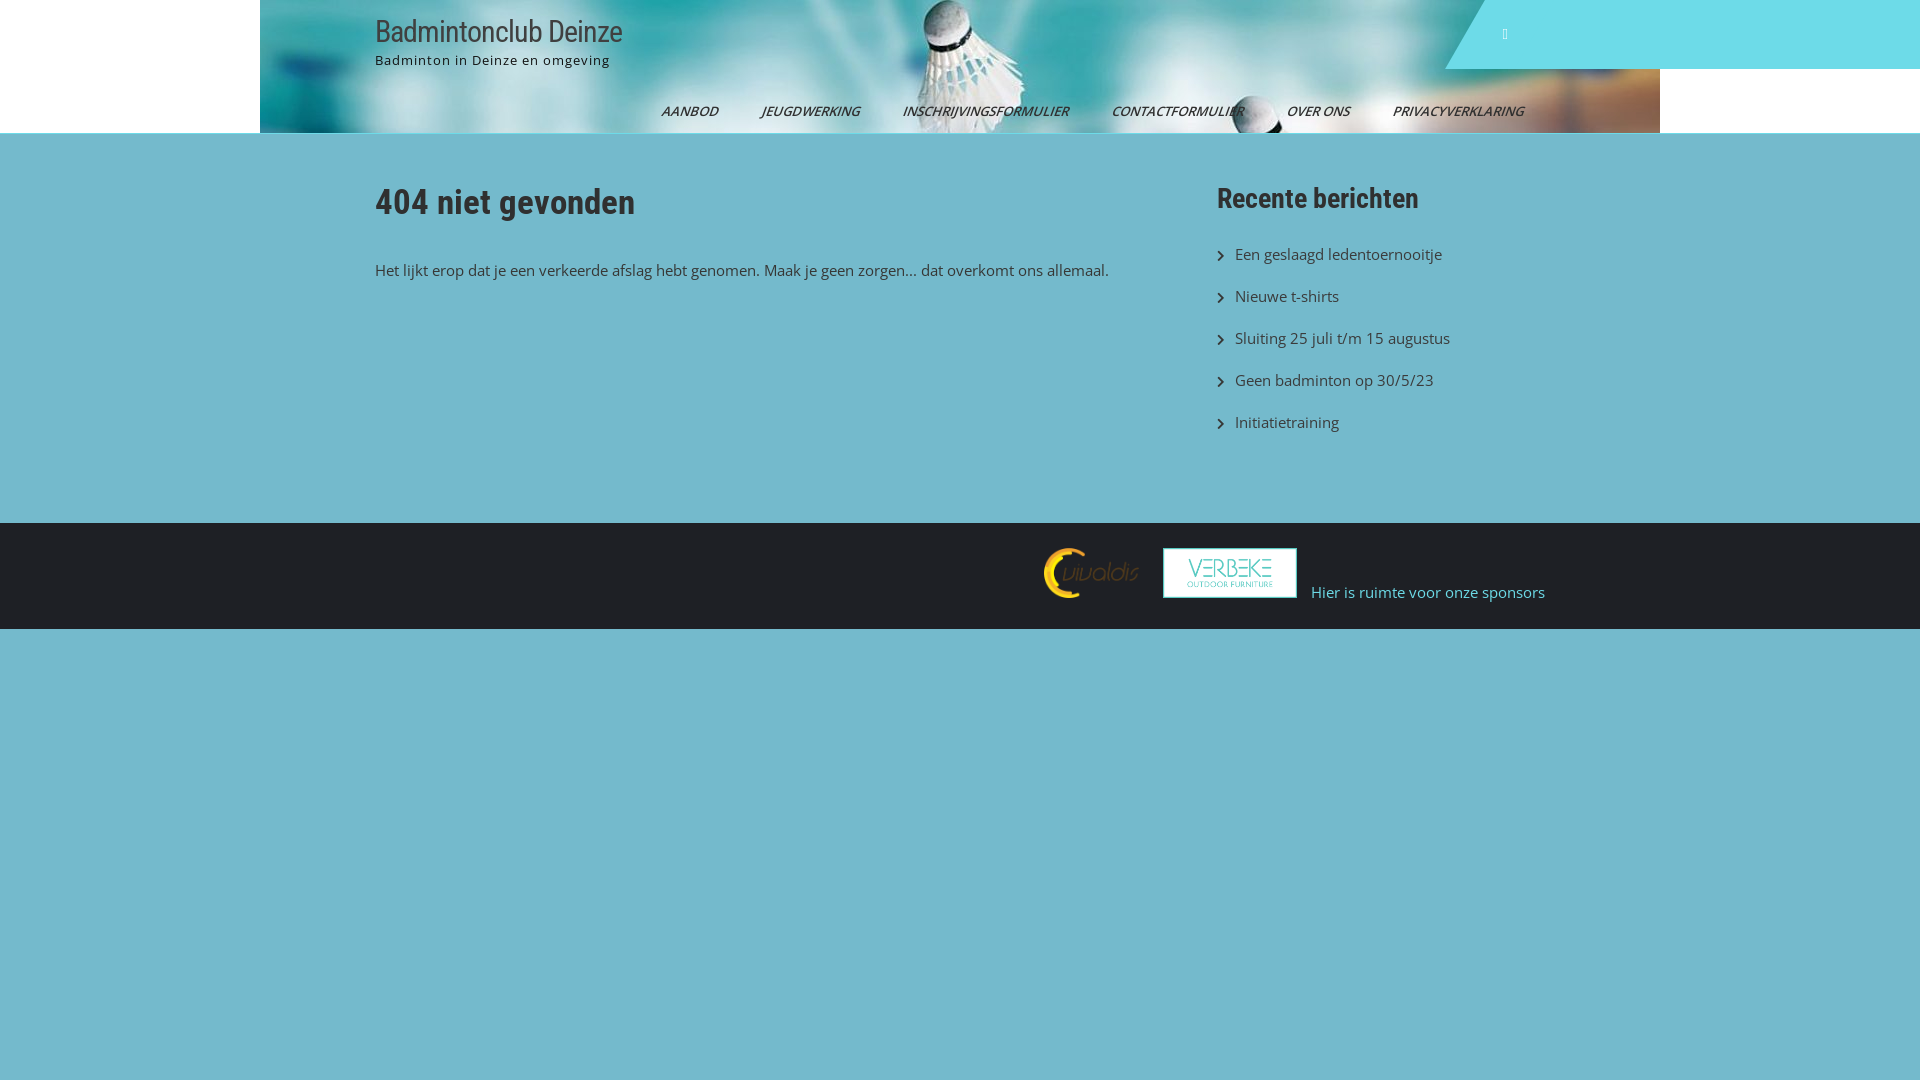  I want to click on 'AANBOD', so click(683, 111).